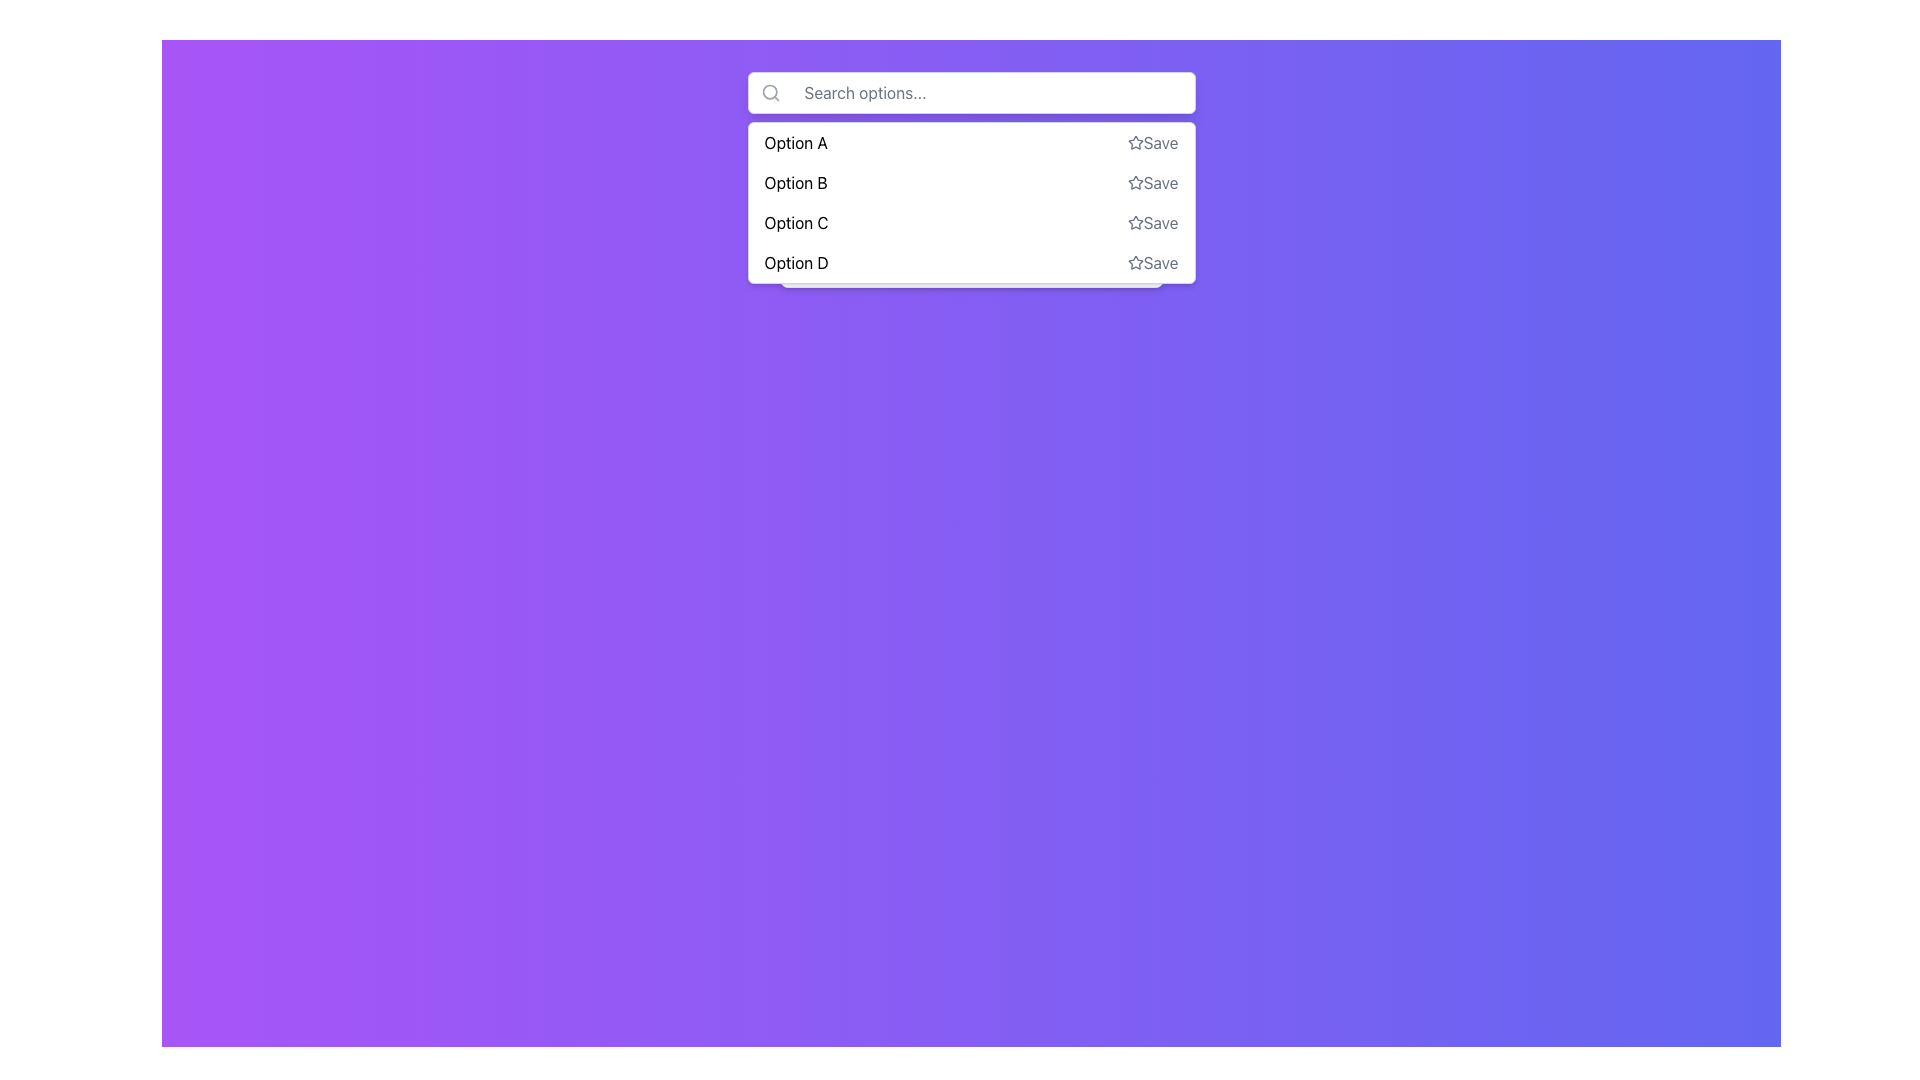 This screenshot has height=1080, width=1920. What do you see at coordinates (1135, 141) in the screenshot?
I see `the small star icon located to the right of the 'Option A' text in the dropdown menu` at bounding box center [1135, 141].